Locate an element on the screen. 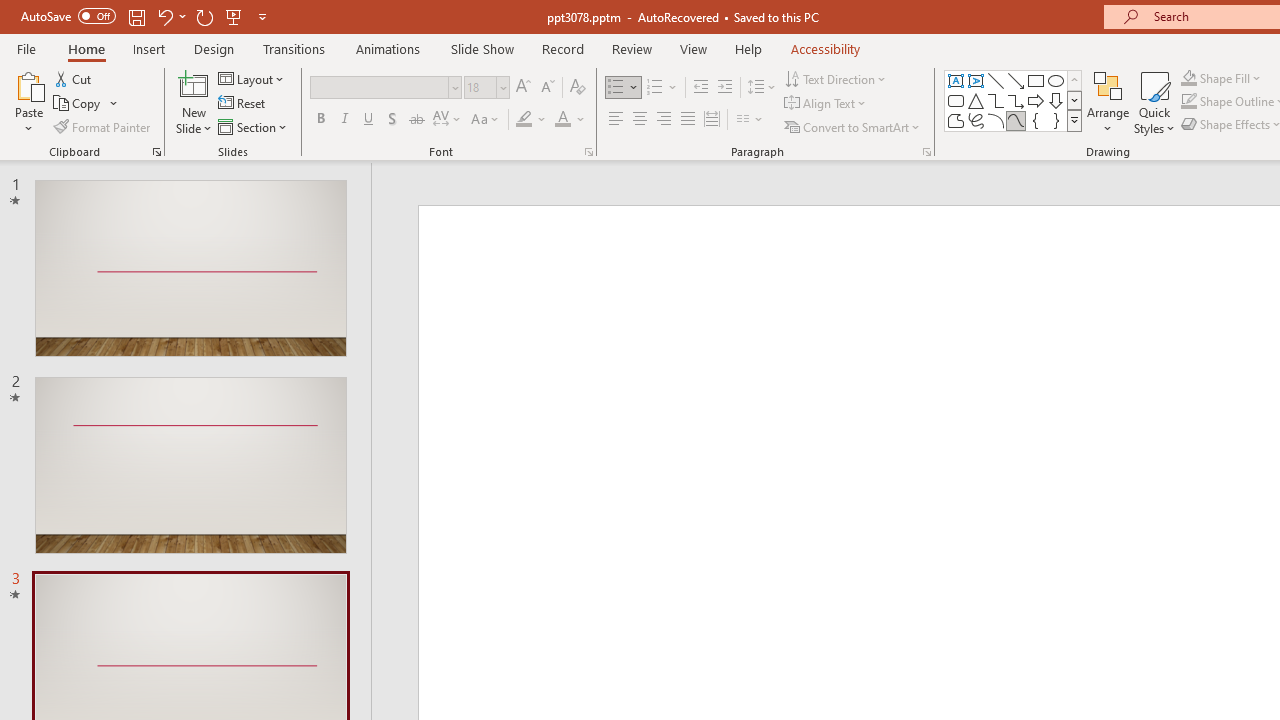  'Text Highlight Color' is located at coordinates (531, 119).